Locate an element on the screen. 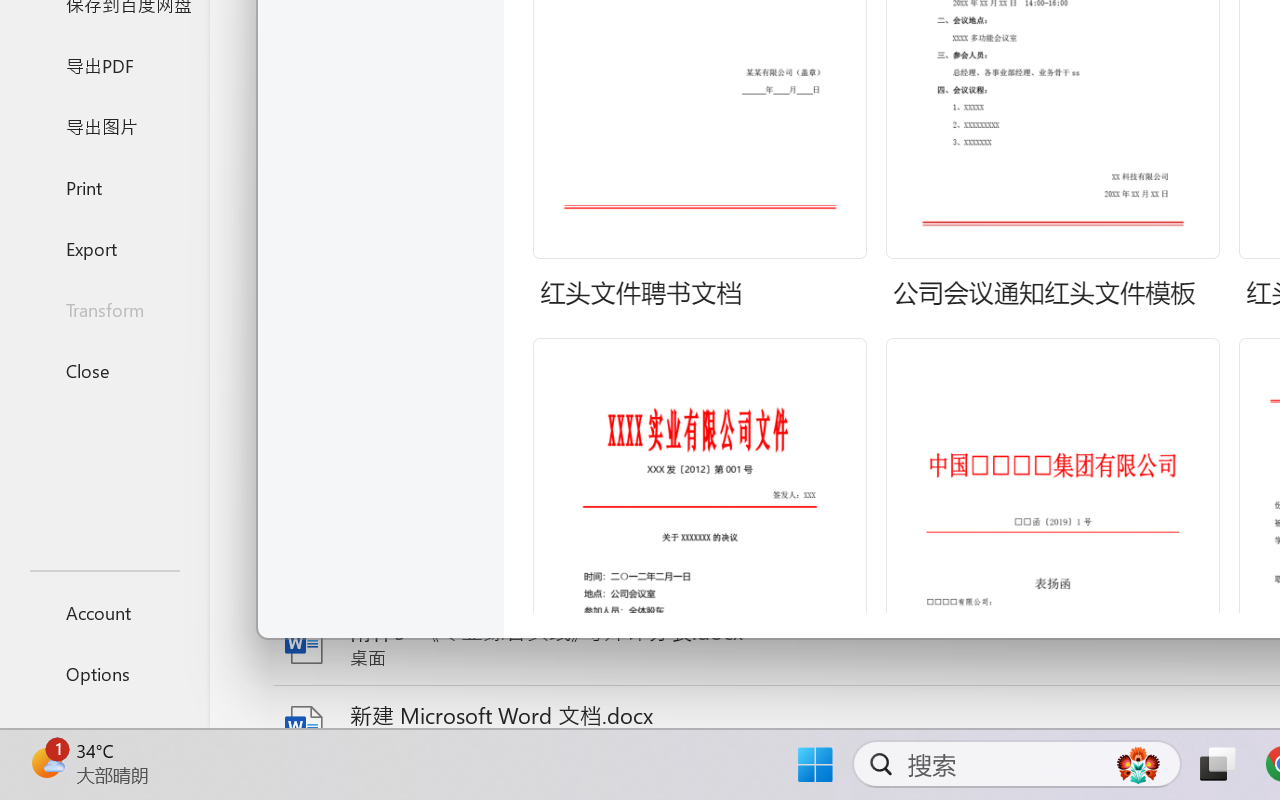 This screenshot has width=1280, height=800. 'AutomationID: BadgeAnchorLargeTicker' is located at coordinates (46, 762).